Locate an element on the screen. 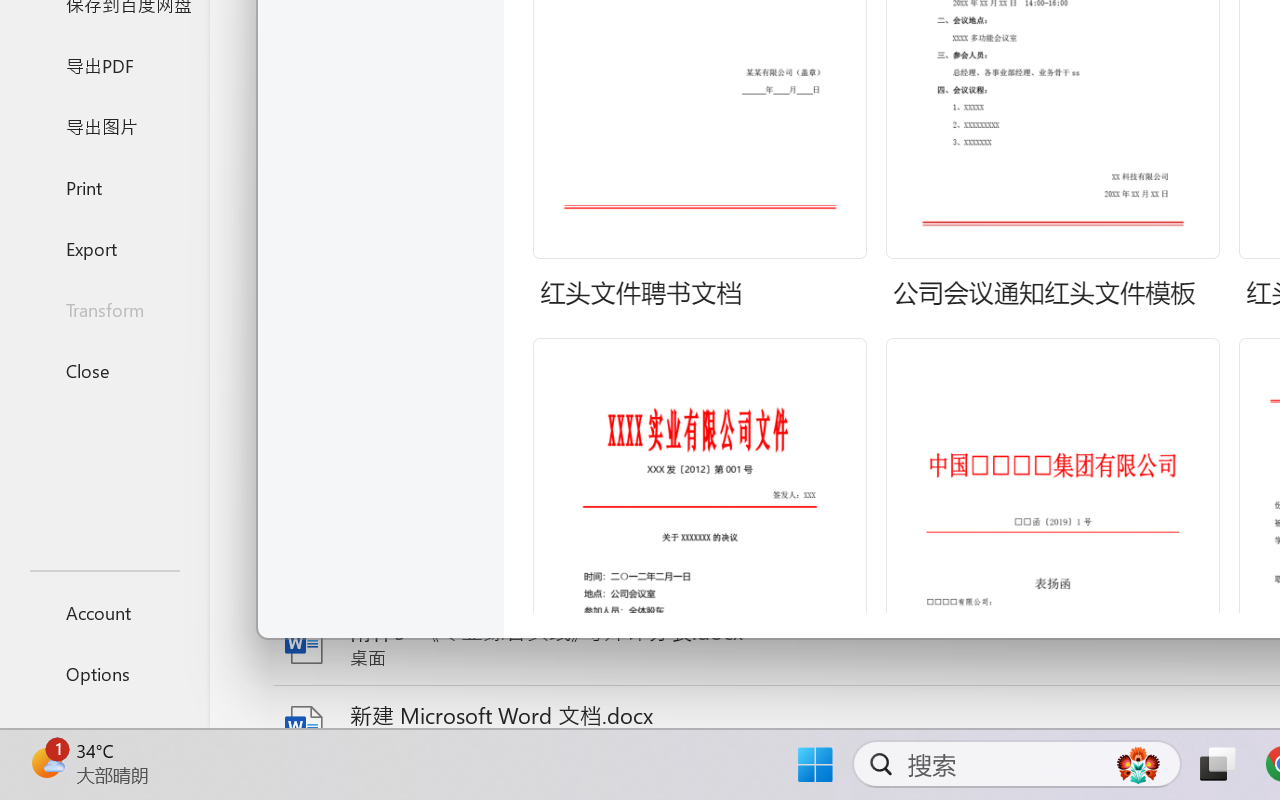 This screenshot has width=1280, height=800. 'AutomationID: BadgeAnchorLargeTicker' is located at coordinates (46, 762).